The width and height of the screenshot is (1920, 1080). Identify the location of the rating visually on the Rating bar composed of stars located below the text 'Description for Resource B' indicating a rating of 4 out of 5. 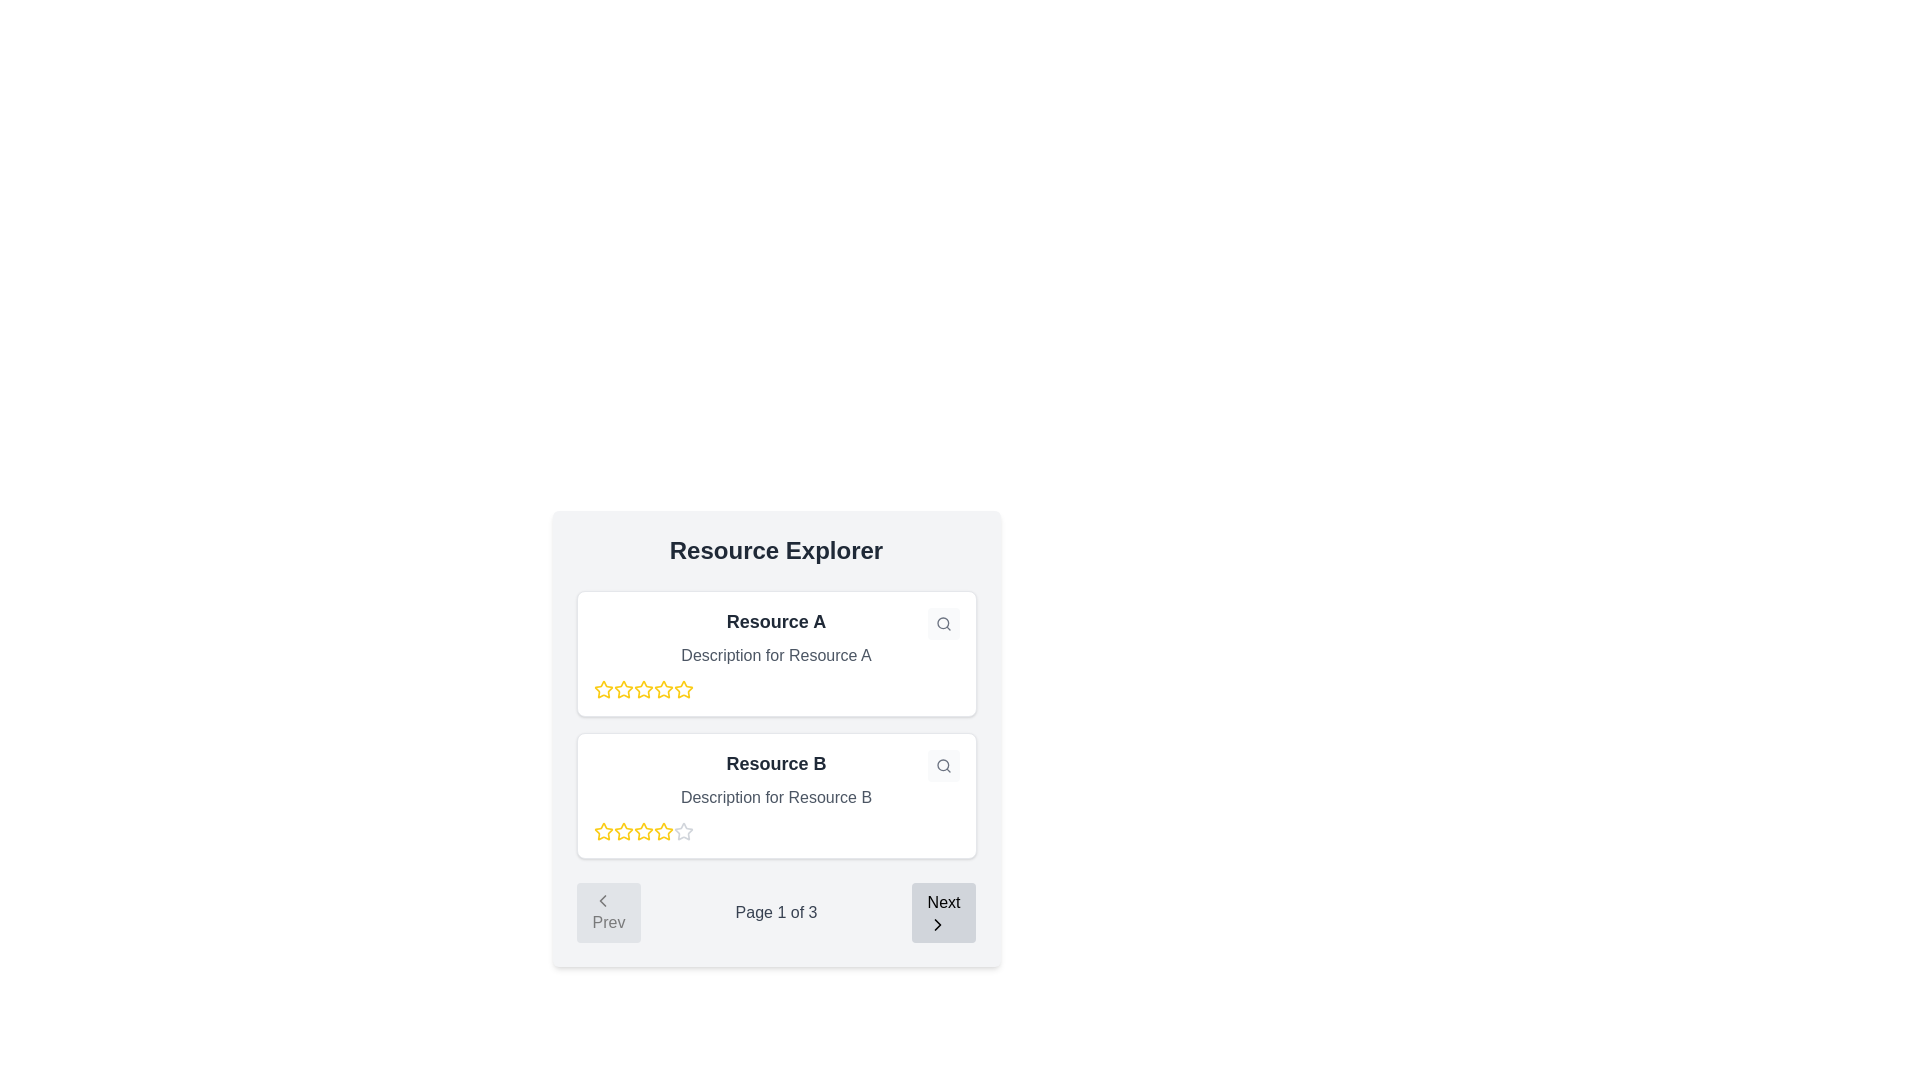
(775, 832).